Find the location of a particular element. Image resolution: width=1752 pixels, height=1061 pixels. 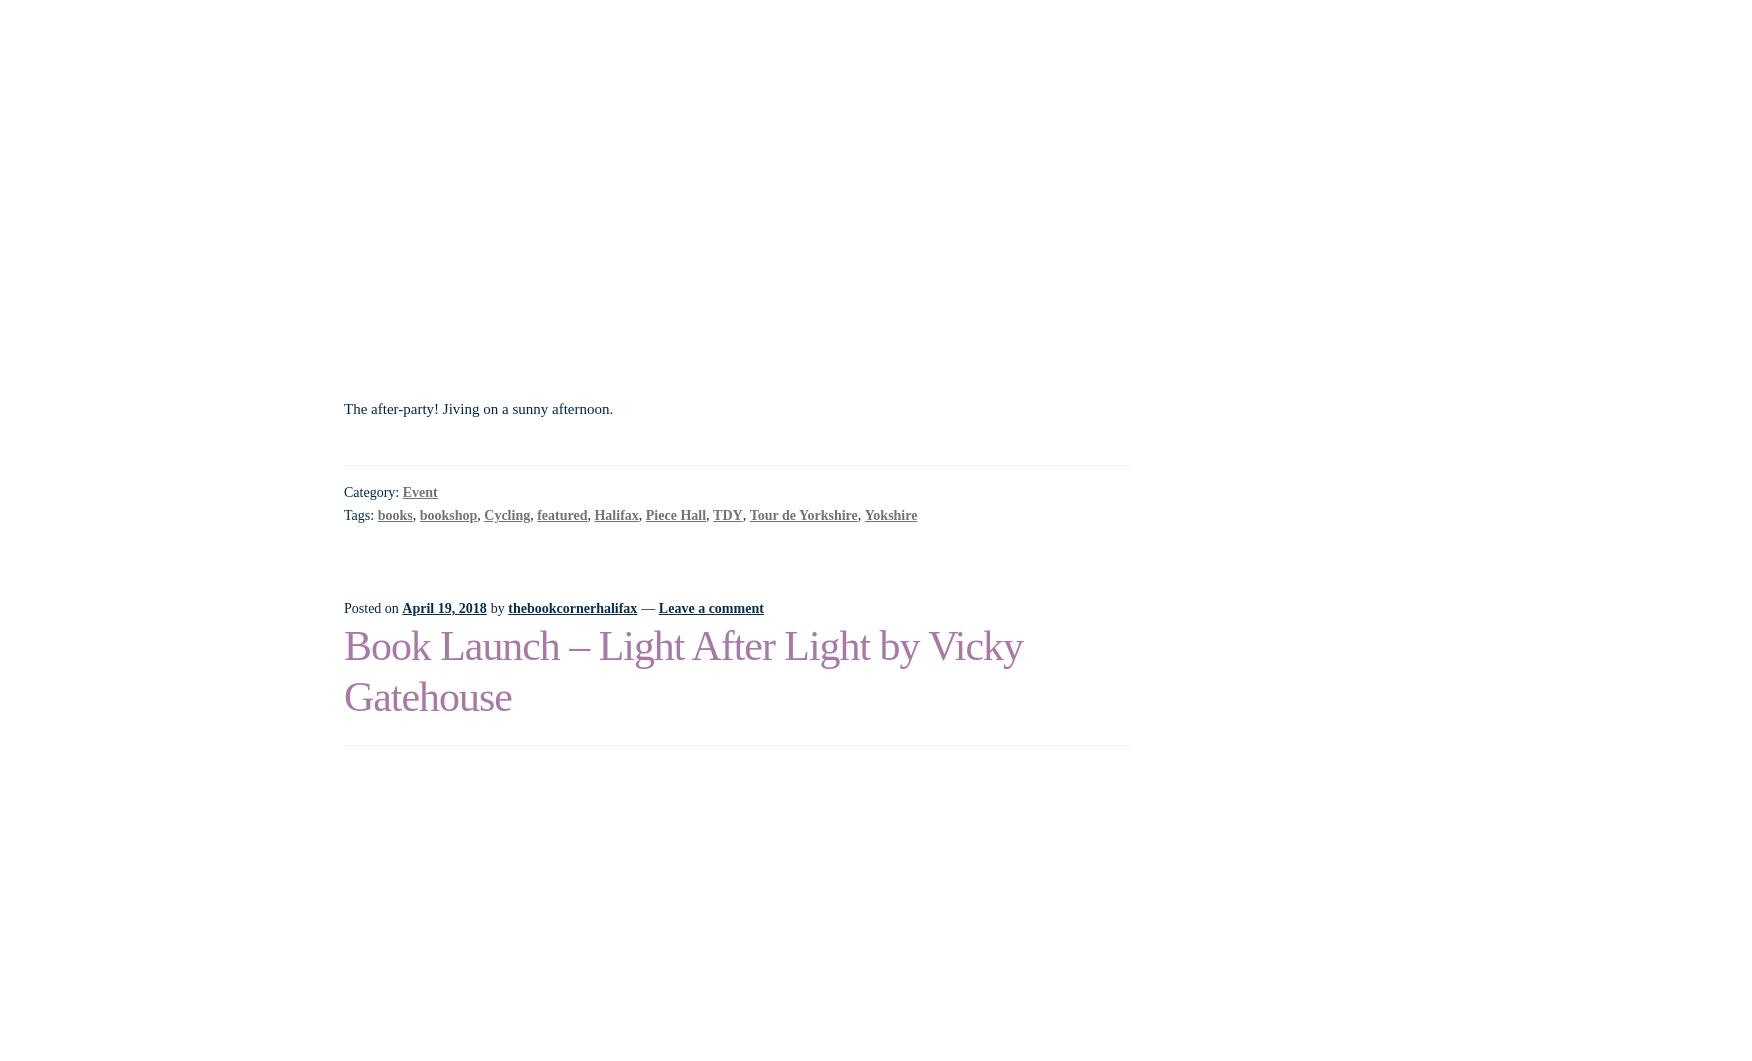

'by' is located at coordinates (498, 607).